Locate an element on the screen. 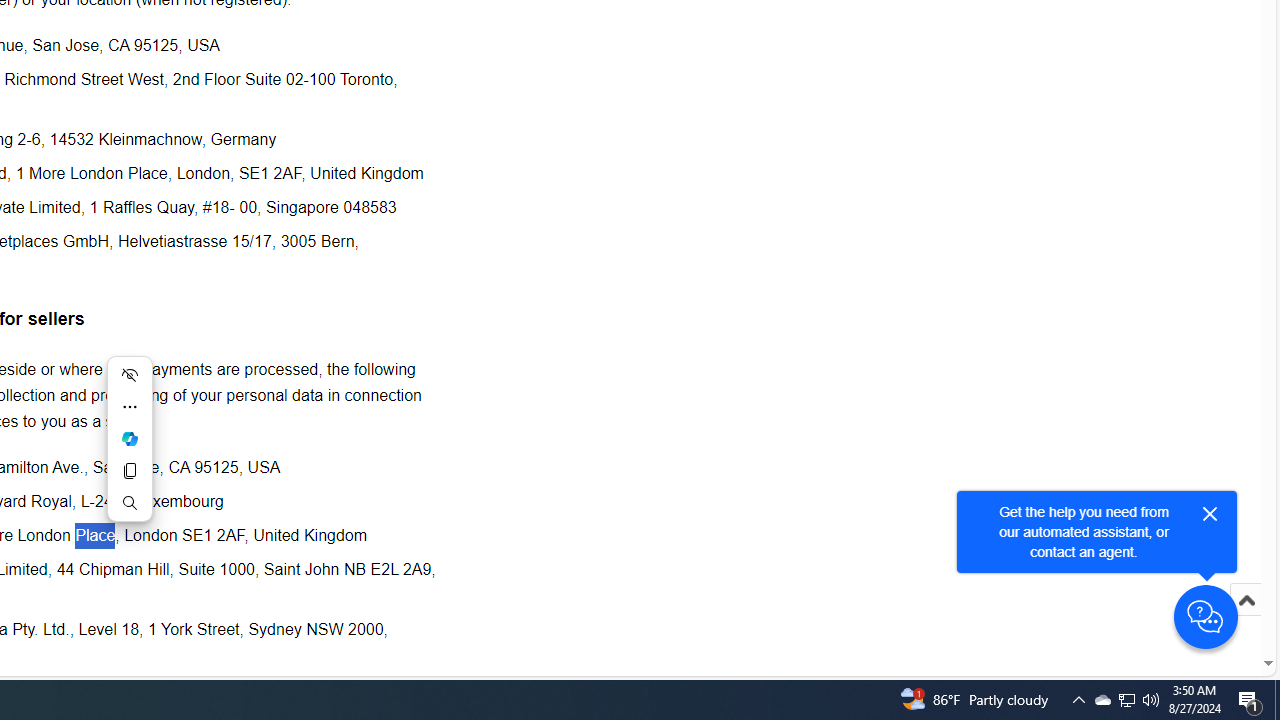 The image size is (1280, 720). 'Scroll to top' is located at coordinates (1245, 620).